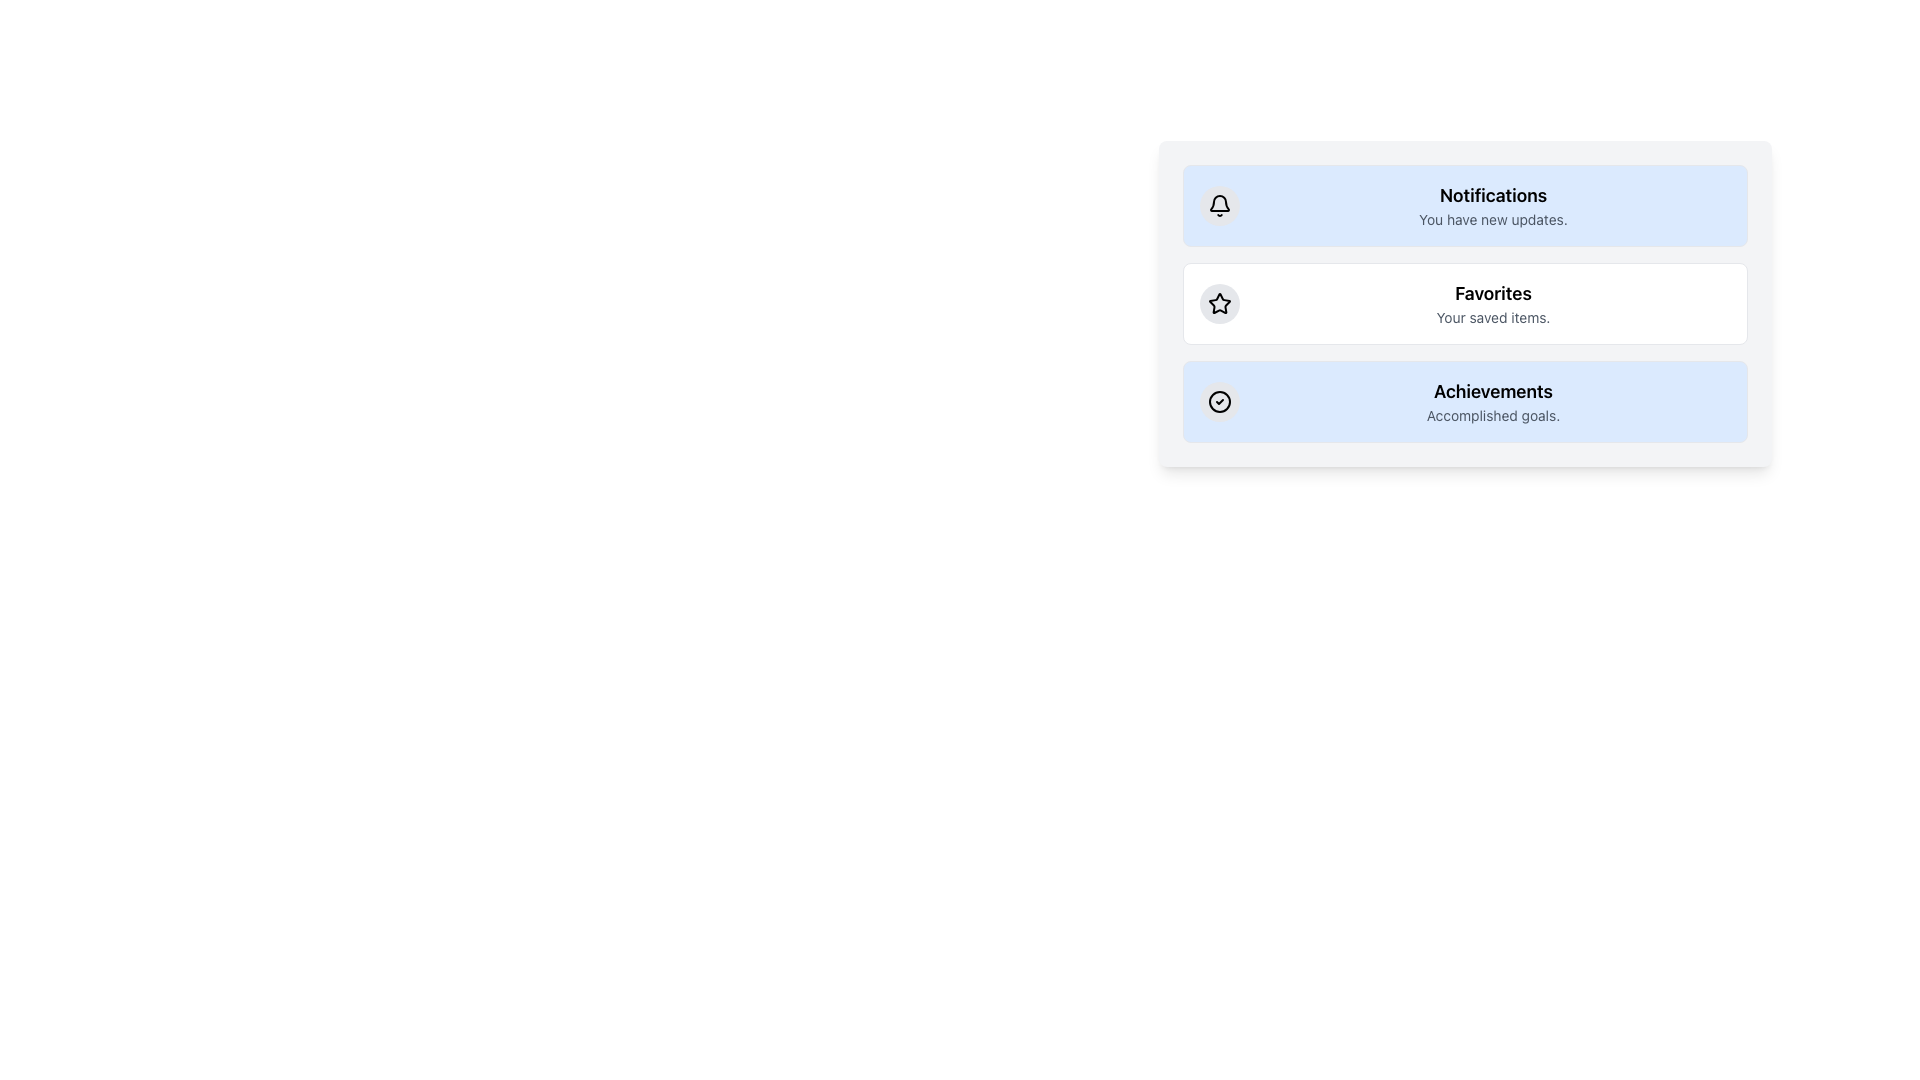 The width and height of the screenshot is (1920, 1080). Describe the element at coordinates (1493, 392) in the screenshot. I see `the non-interactive text label that serves as a header for the 'Achievements' section, indicating the name or theme of the section above the descriptive text 'Accomplished goals.'` at that location.